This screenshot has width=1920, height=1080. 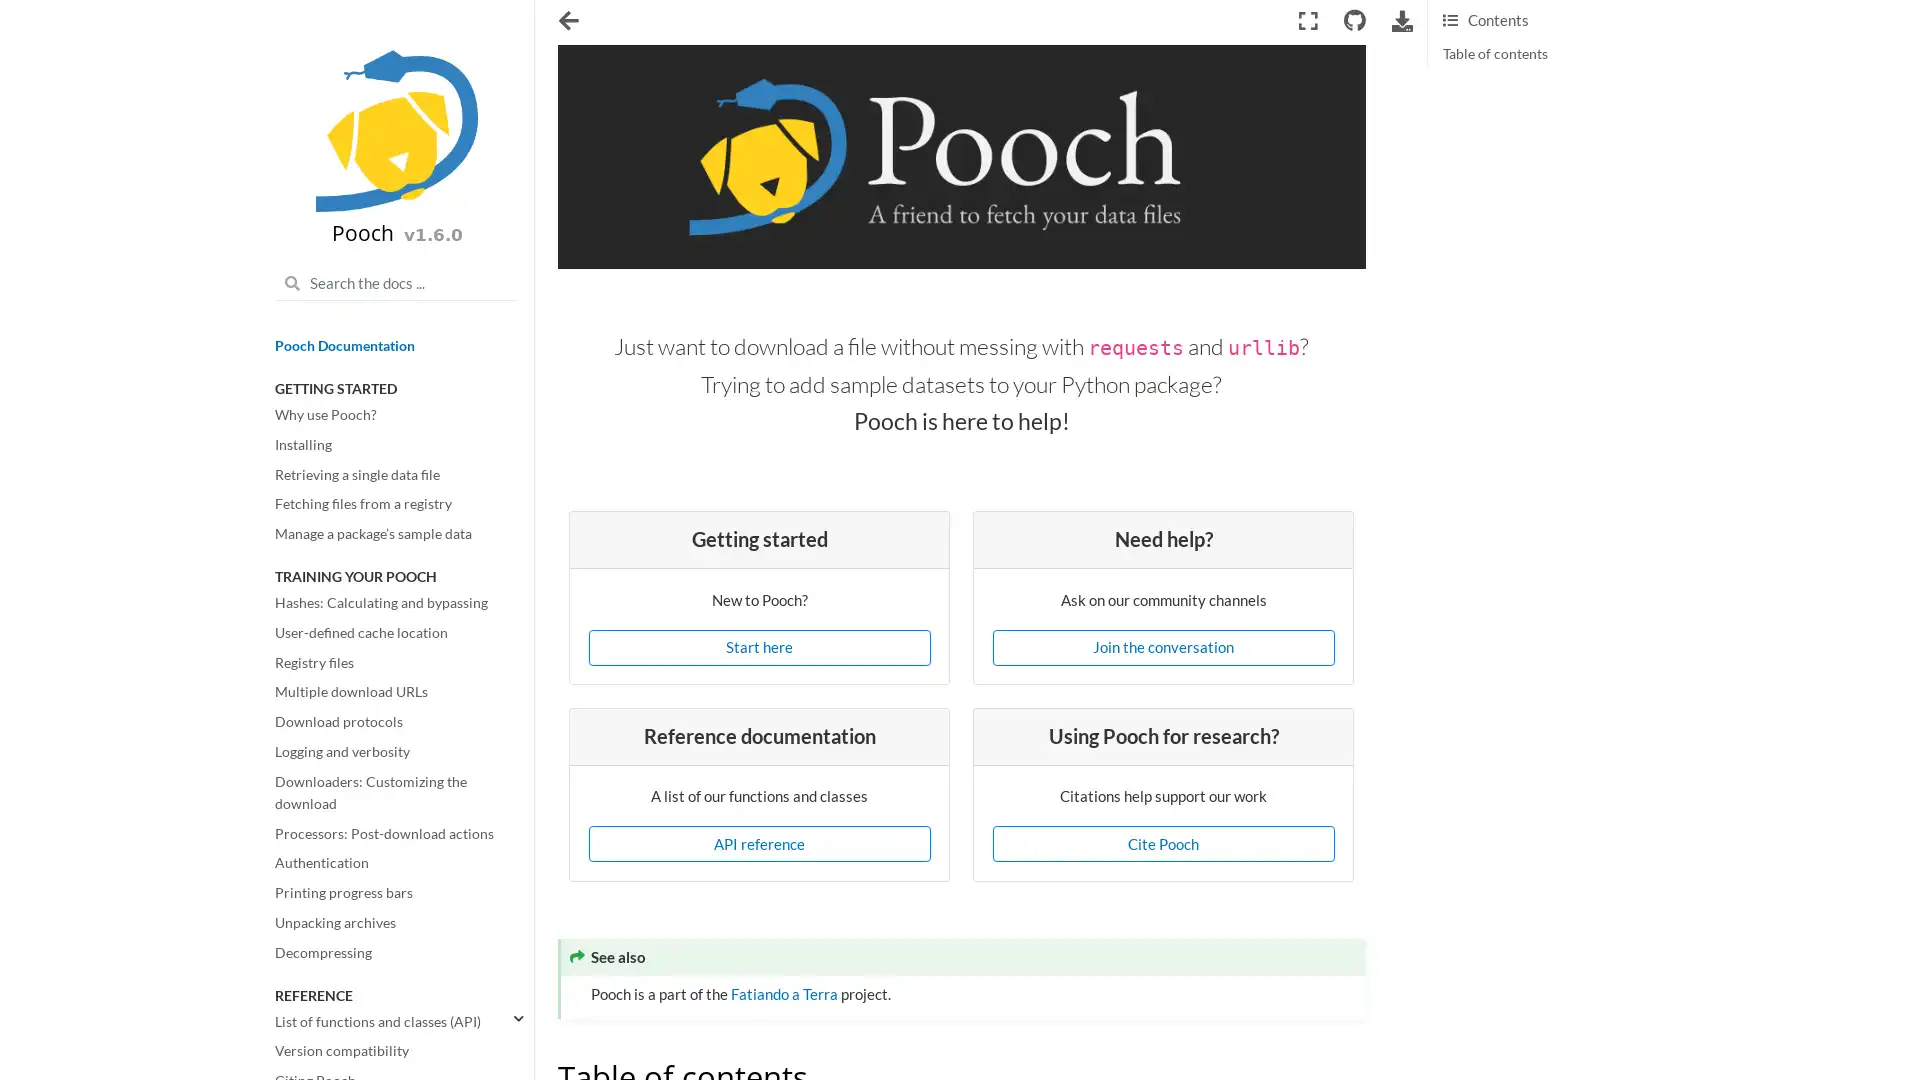 What do you see at coordinates (1353, 20) in the screenshot?
I see `Connect with source repository` at bounding box center [1353, 20].